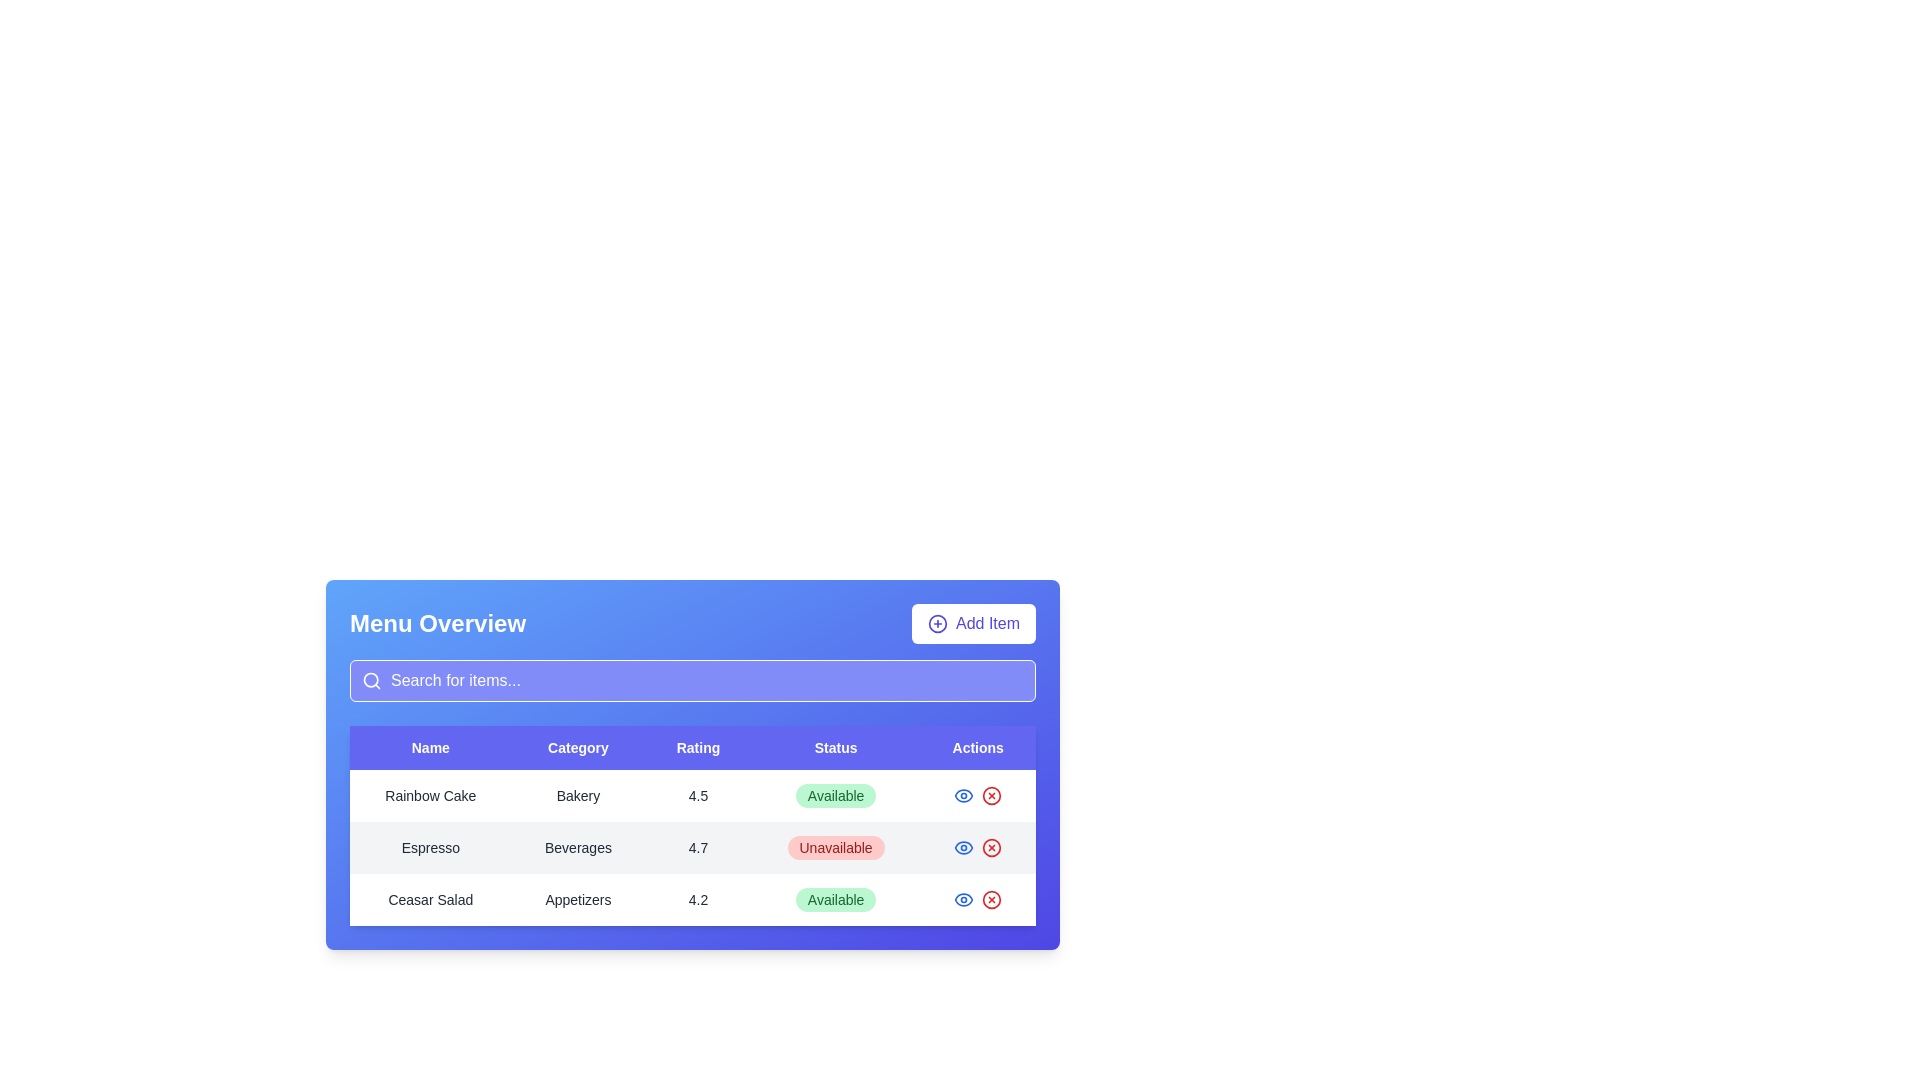 The image size is (1920, 1080). What do you see at coordinates (836, 748) in the screenshot?
I see `the 'Status' column header in the table to initiate sorting of the items based on their status` at bounding box center [836, 748].